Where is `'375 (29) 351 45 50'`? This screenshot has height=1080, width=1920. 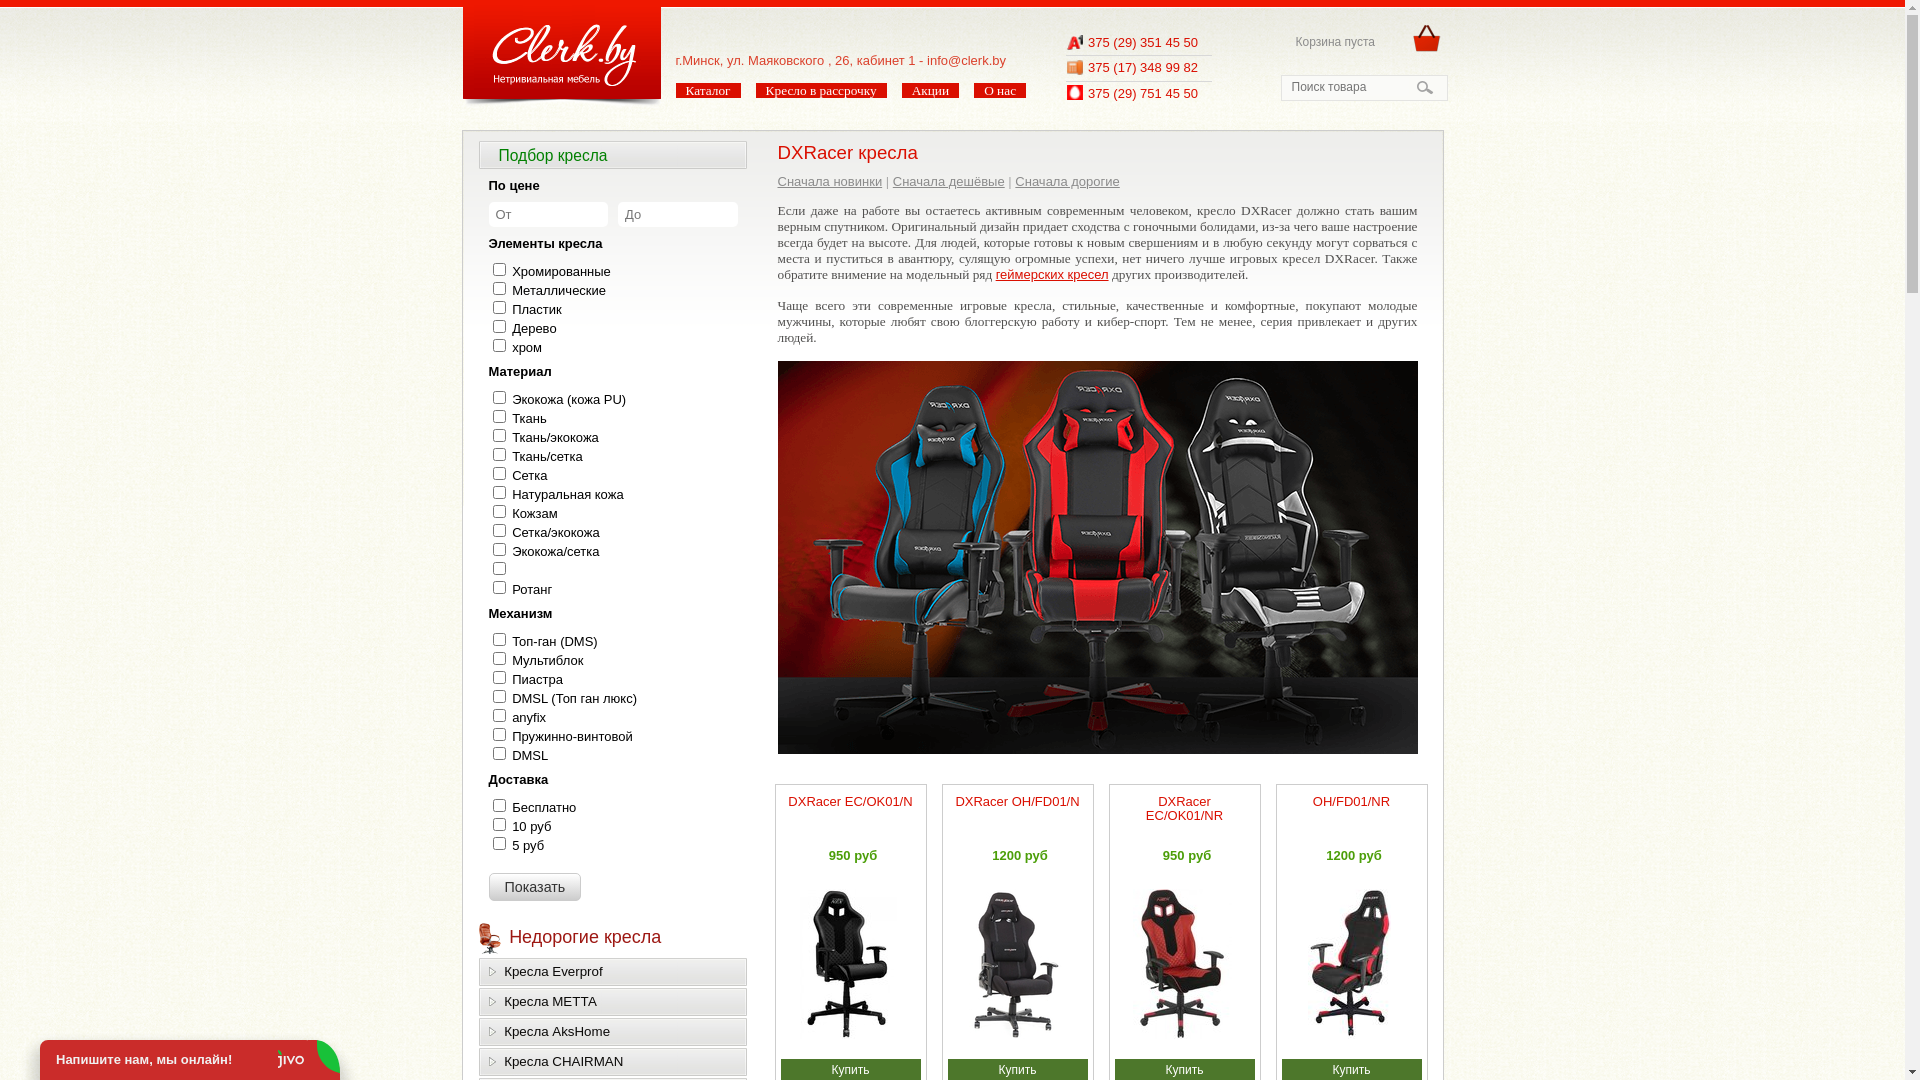
'375 (29) 351 45 50' is located at coordinates (1142, 42).